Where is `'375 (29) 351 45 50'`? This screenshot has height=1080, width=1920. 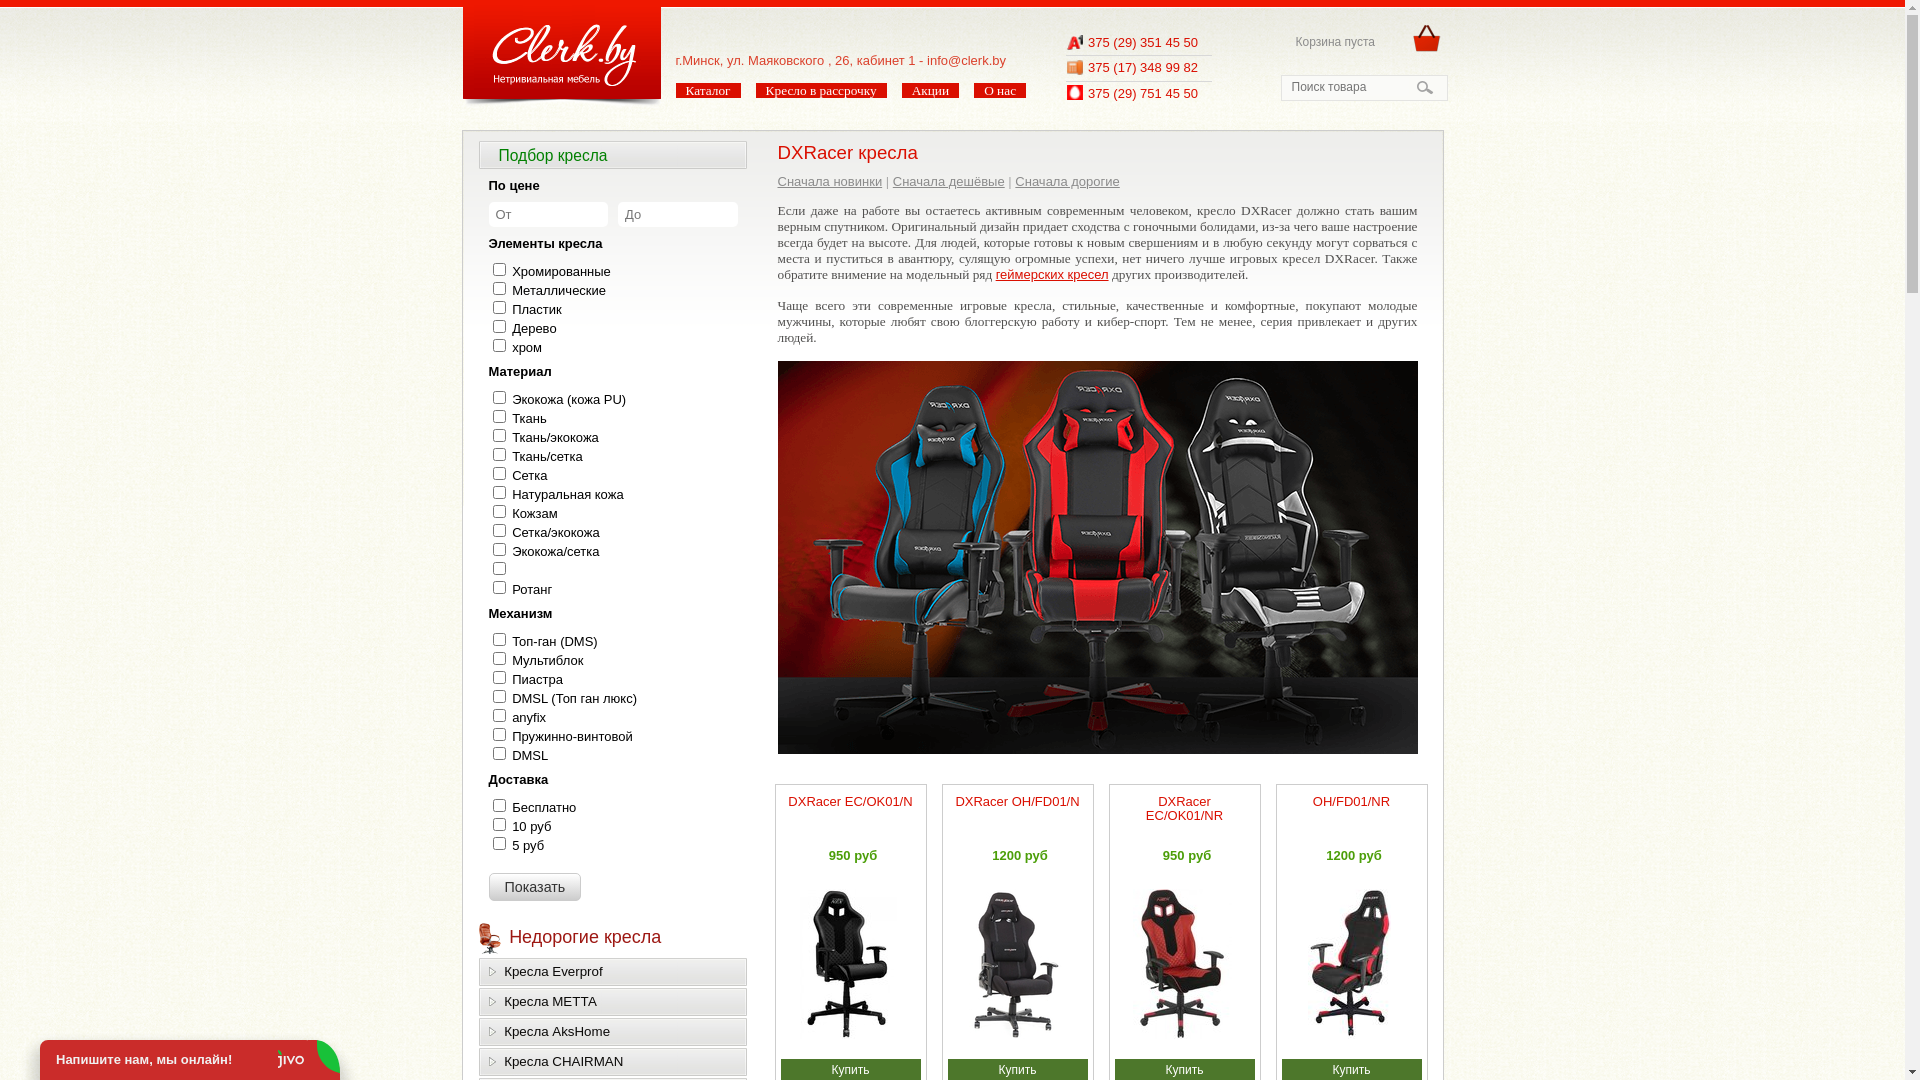
'375 (29) 351 45 50' is located at coordinates (1142, 42).